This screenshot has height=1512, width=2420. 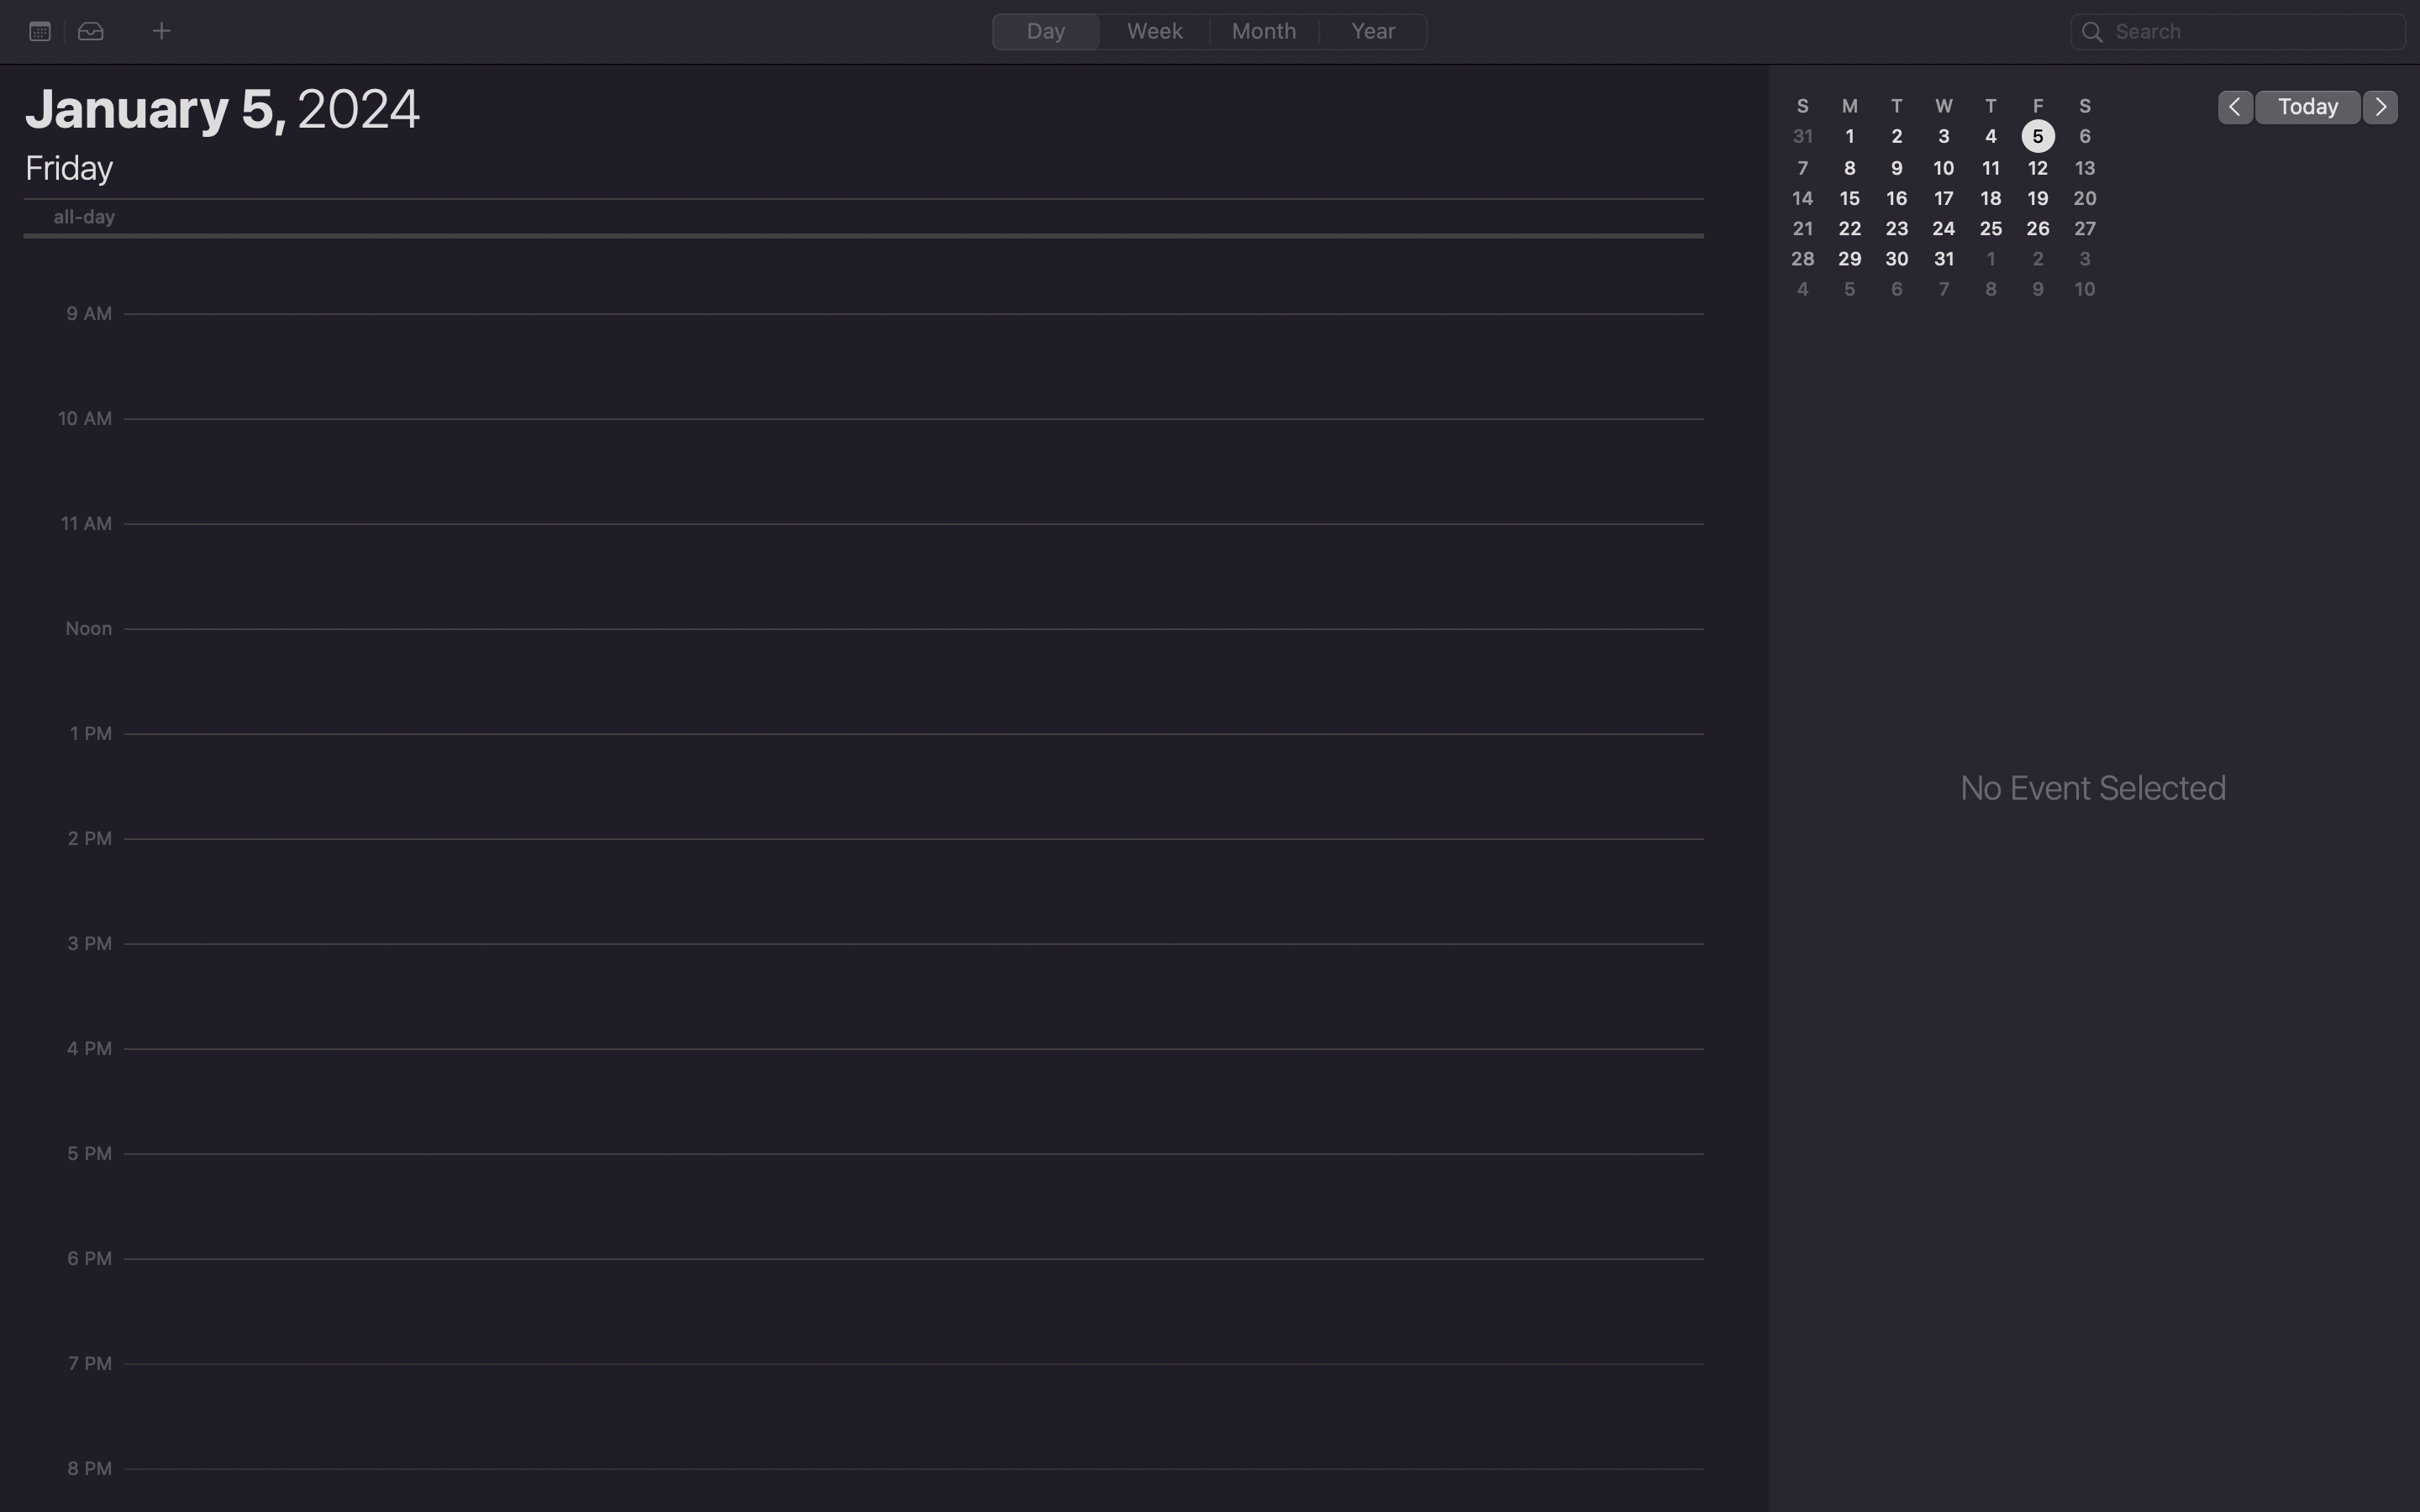 I want to click on Check the weekly calendar tab, so click(x=1155, y=30).